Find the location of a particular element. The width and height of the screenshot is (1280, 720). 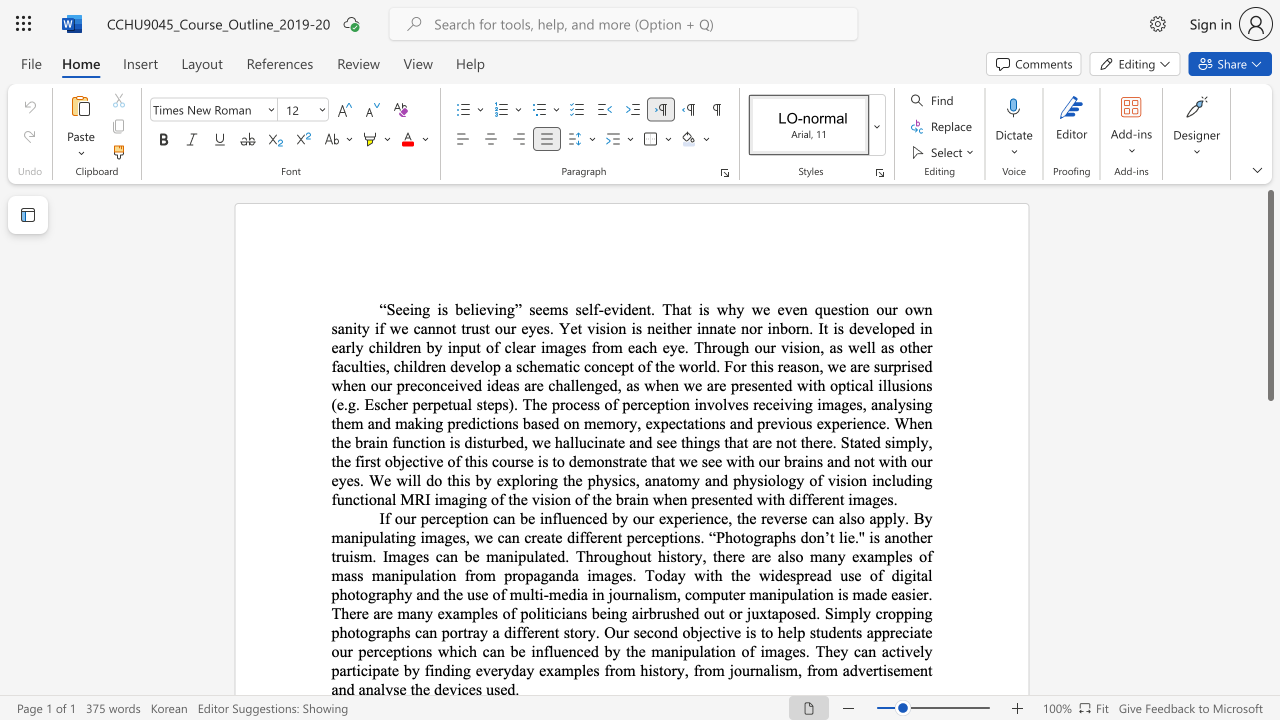

the scrollbar to slide the page down is located at coordinates (1269, 528).